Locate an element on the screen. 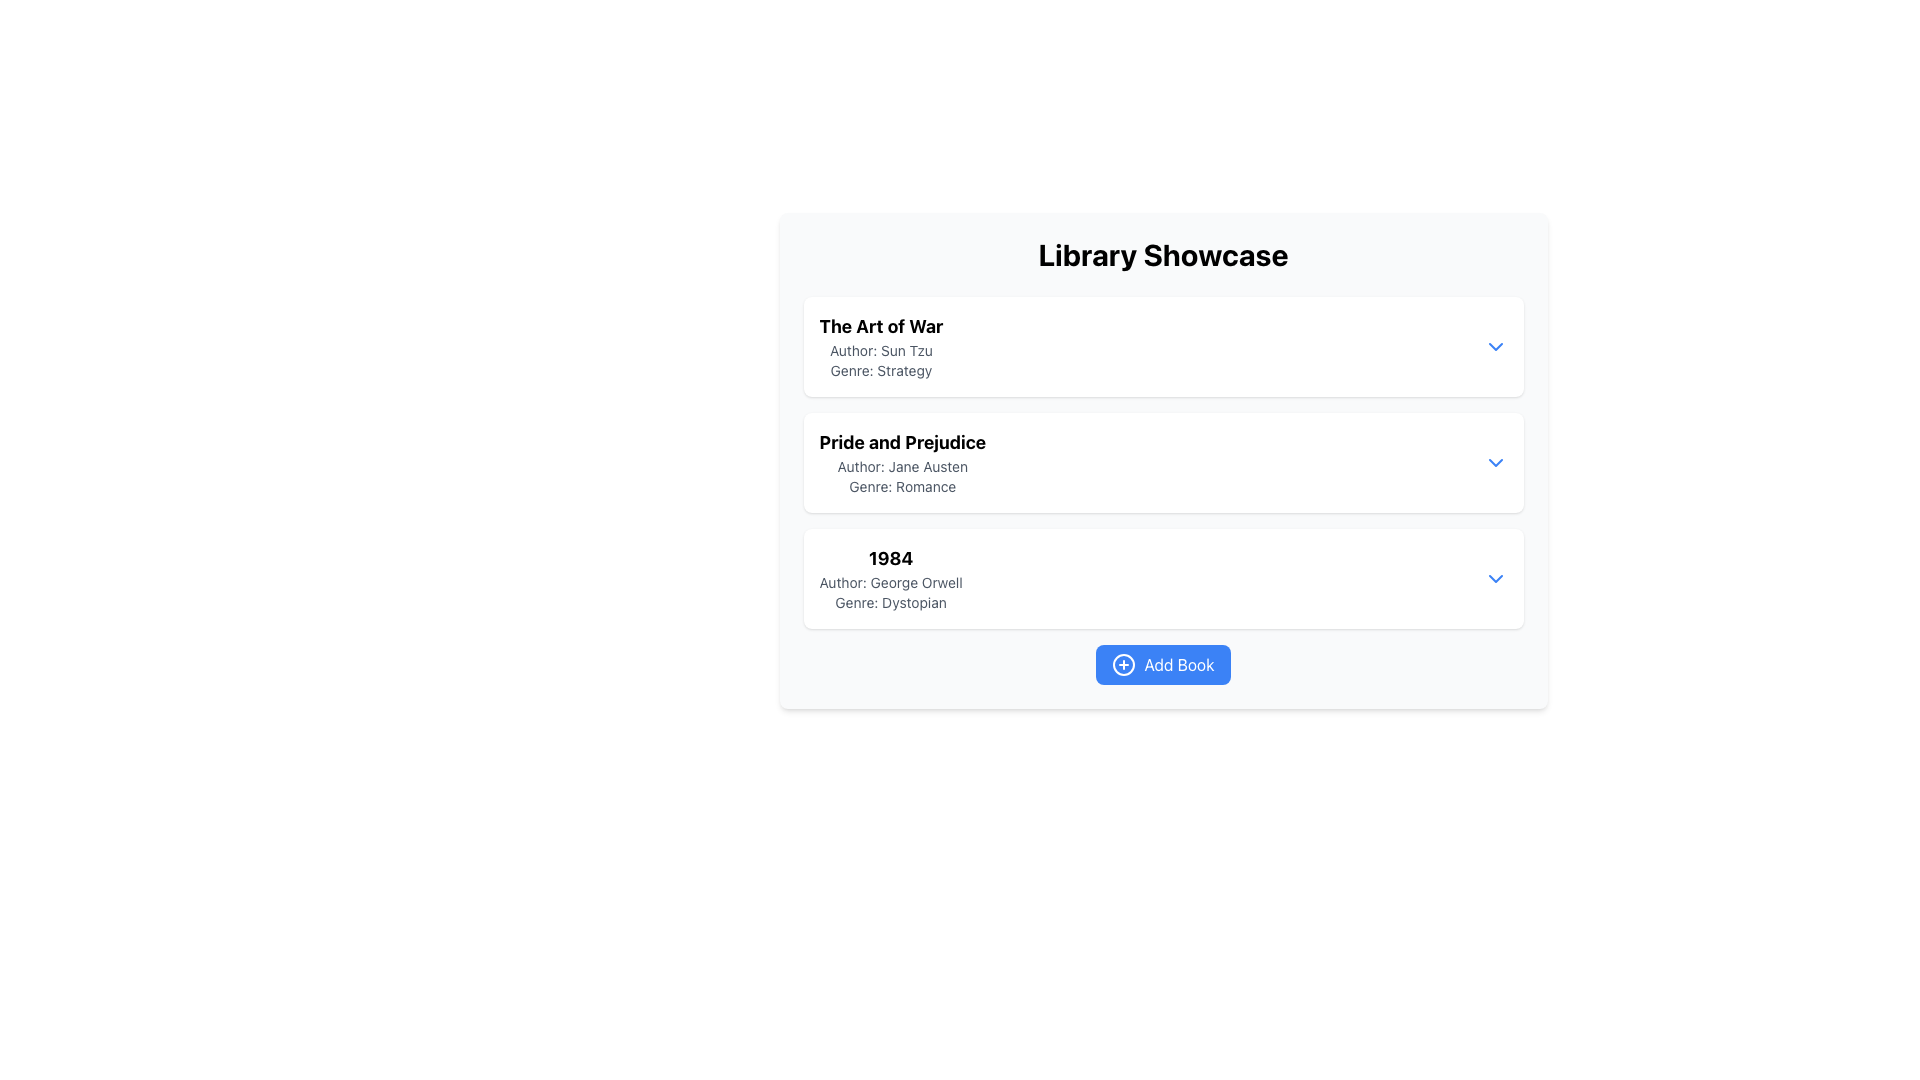 This screenshot has width=1920, height=1080. the text label displaying 'Genre: Strategy' located below 'Author: Sun Tzu' in the first book card is located at coordinates (880, 370).